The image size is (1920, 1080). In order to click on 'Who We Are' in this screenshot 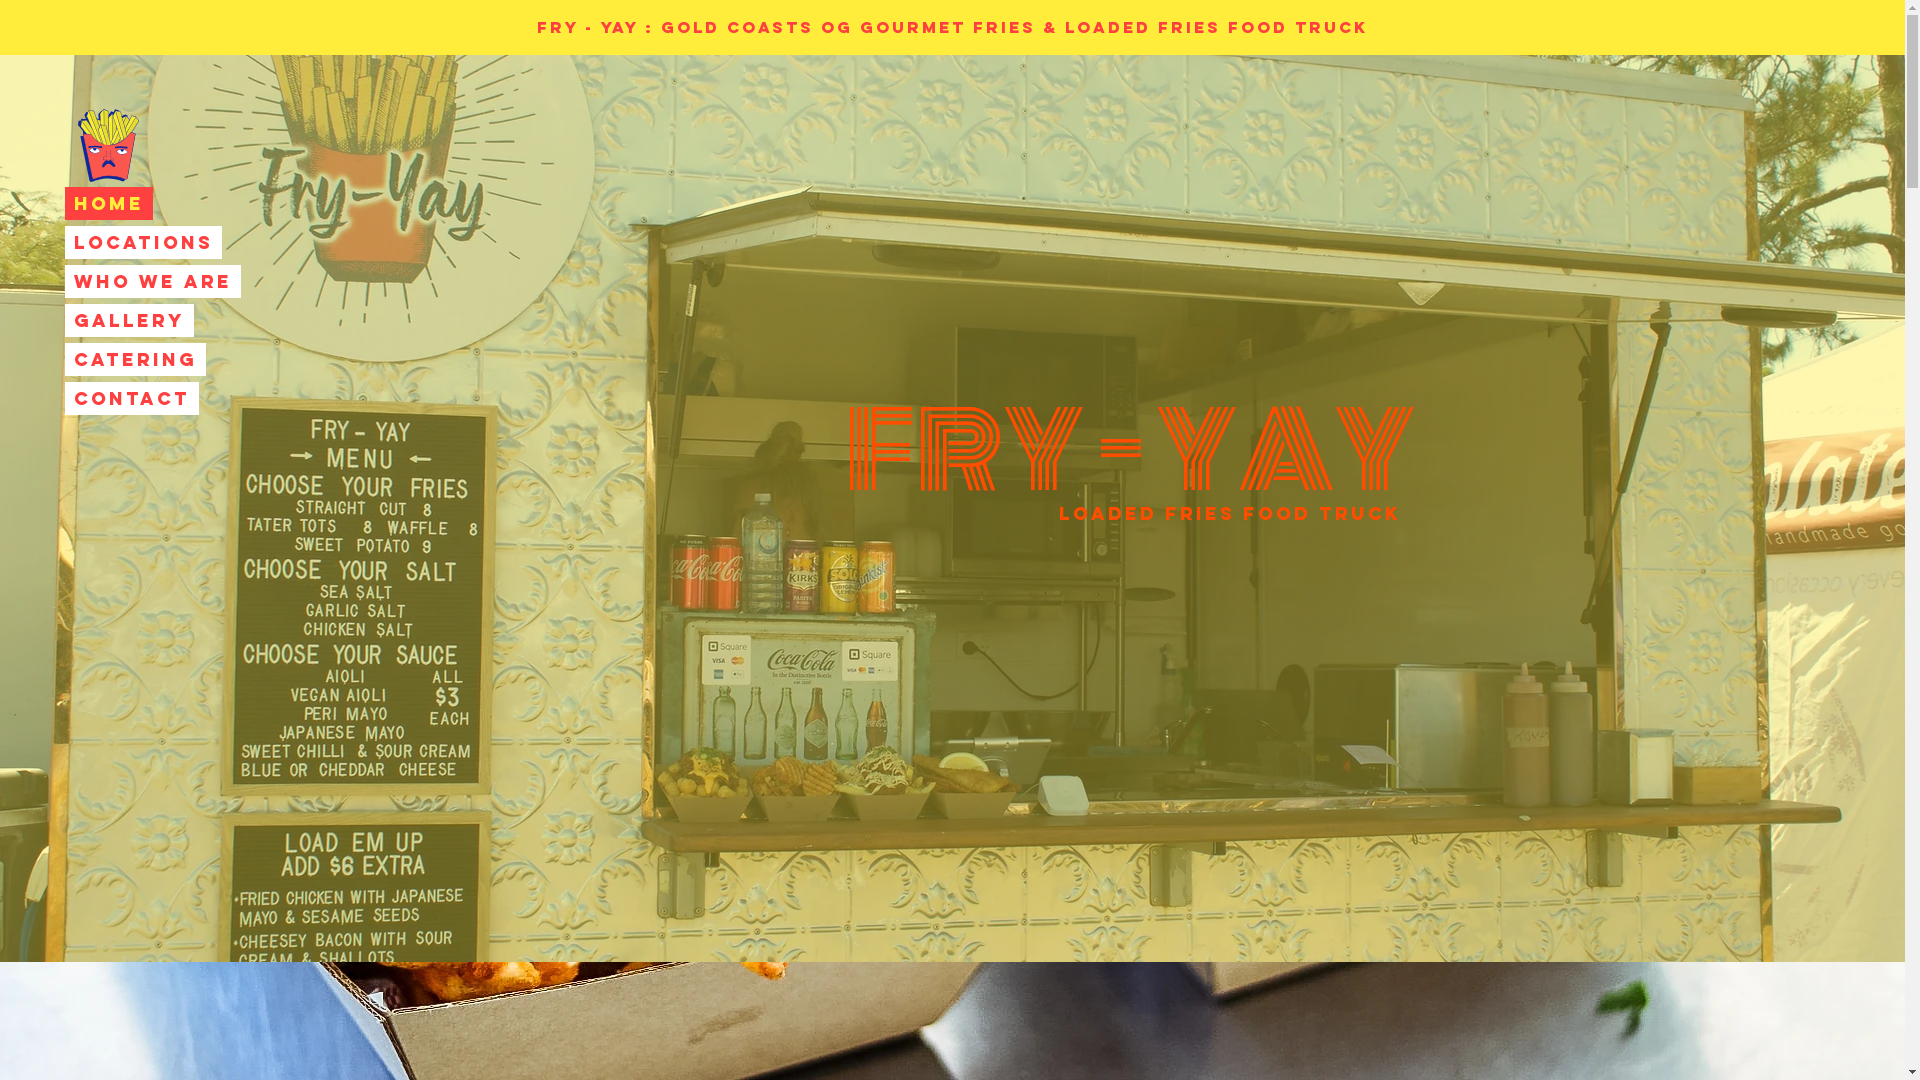, I will do `click(152, 281)`.